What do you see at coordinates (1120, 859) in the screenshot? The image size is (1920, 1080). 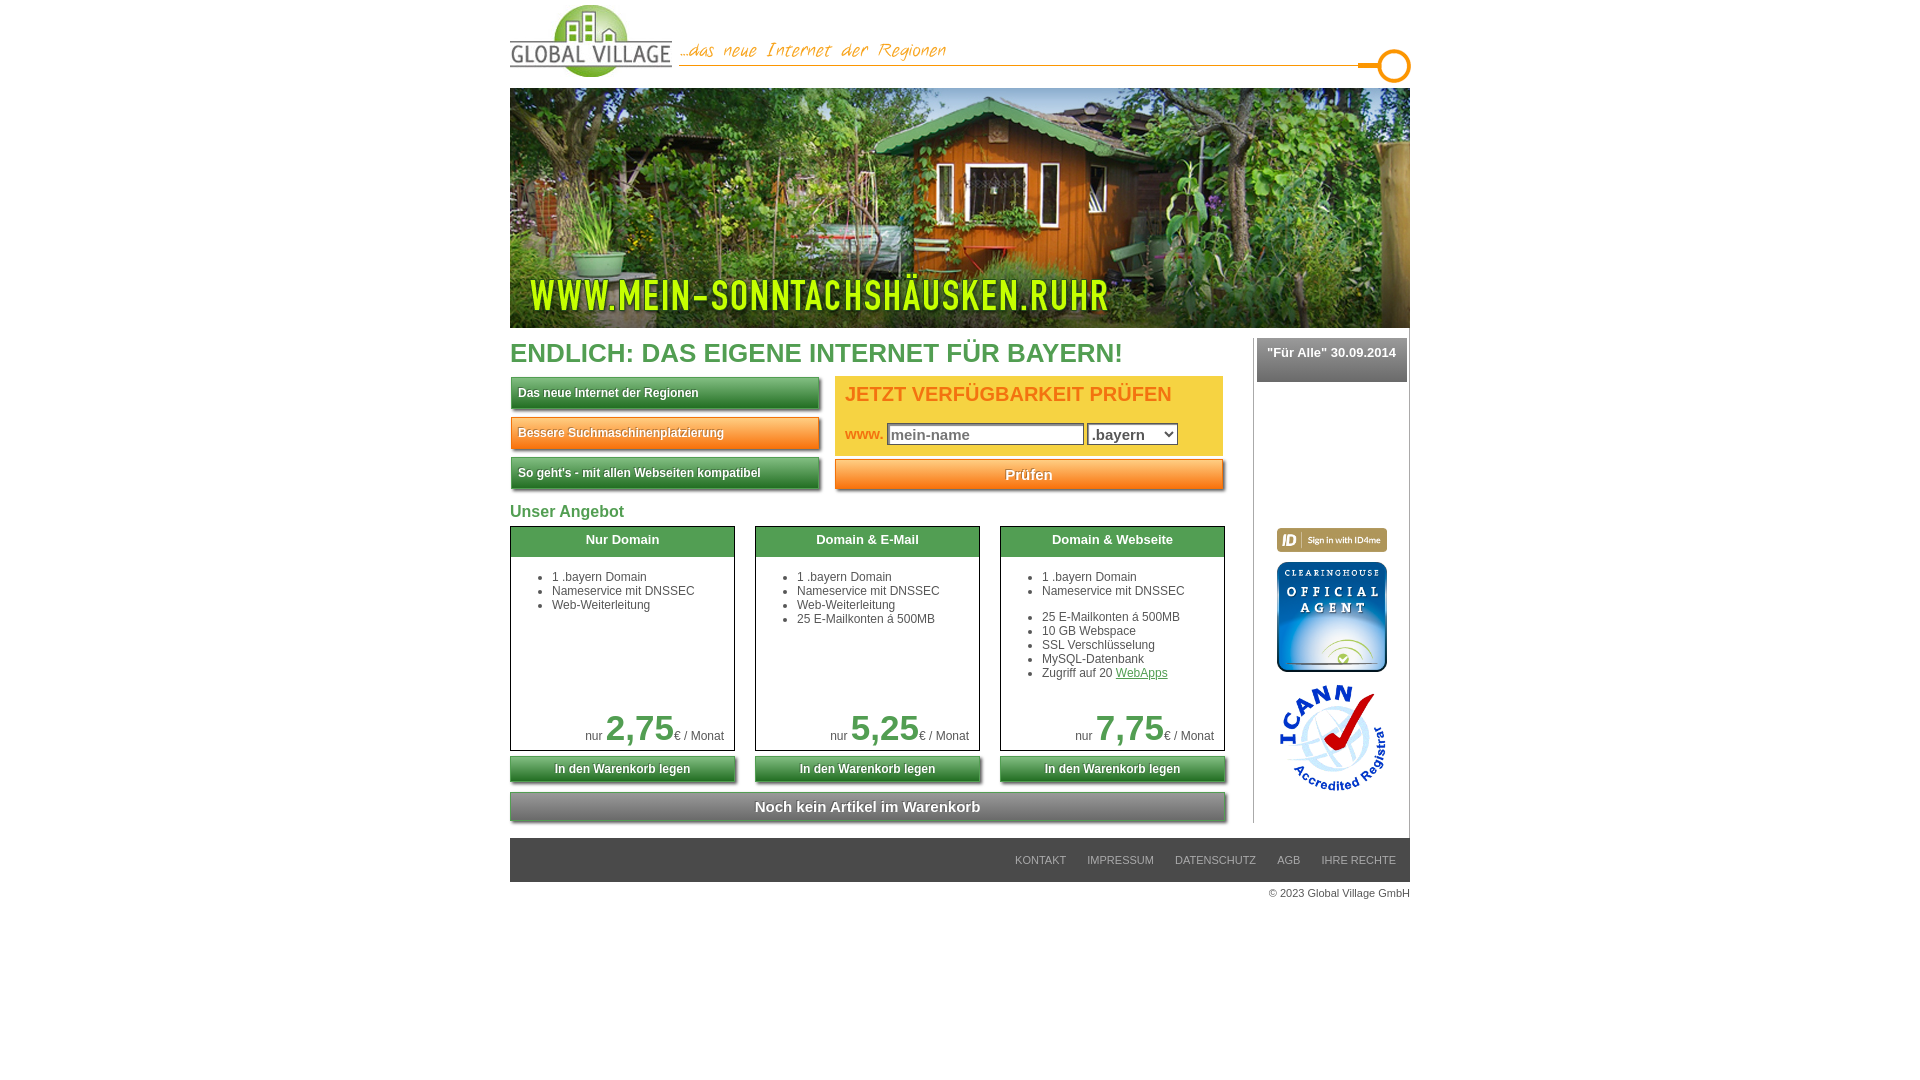 I see `'IMPRESSUM'` at bounding box center [1120, 859].